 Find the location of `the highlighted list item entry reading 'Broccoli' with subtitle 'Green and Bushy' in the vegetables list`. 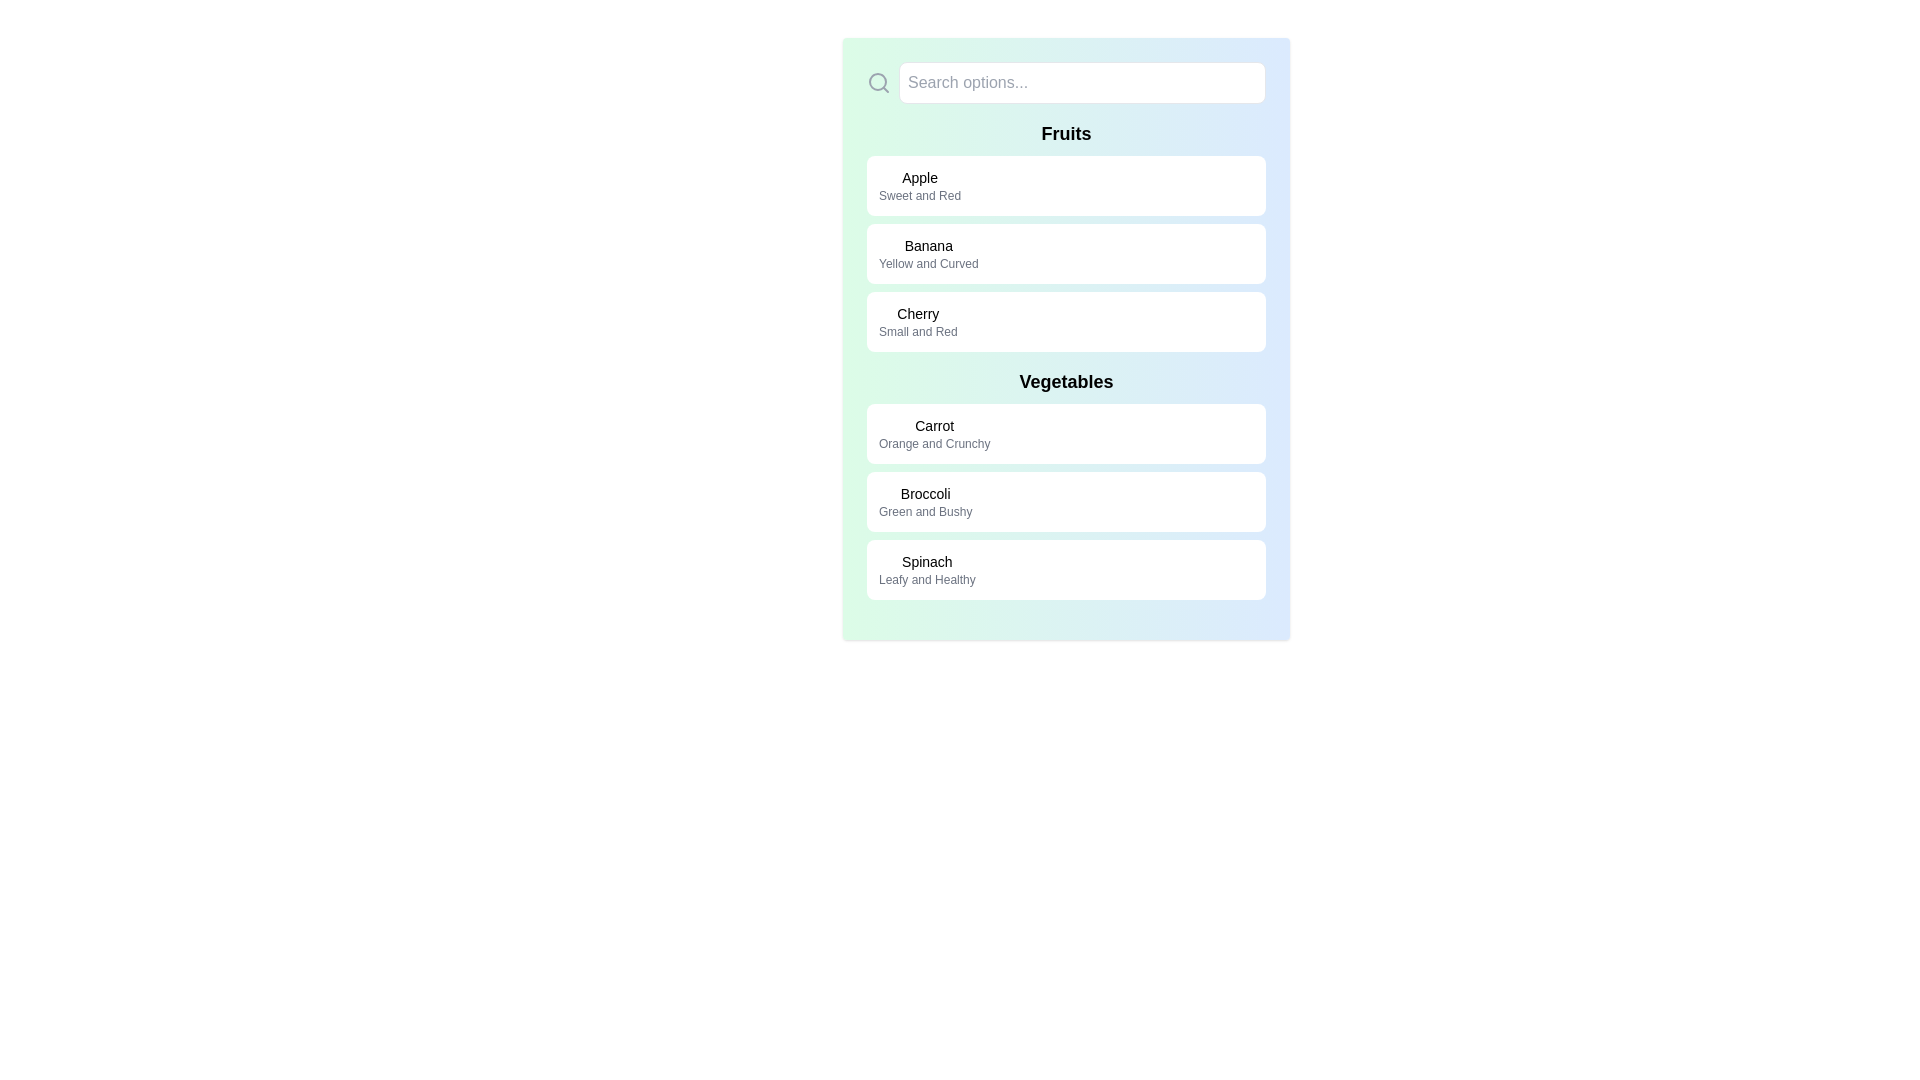

the highlighted list item entry reading 'Broccoli' with subtitle 'Green and Bushy' in the vegetables list is located at coordinates (1065, 500).